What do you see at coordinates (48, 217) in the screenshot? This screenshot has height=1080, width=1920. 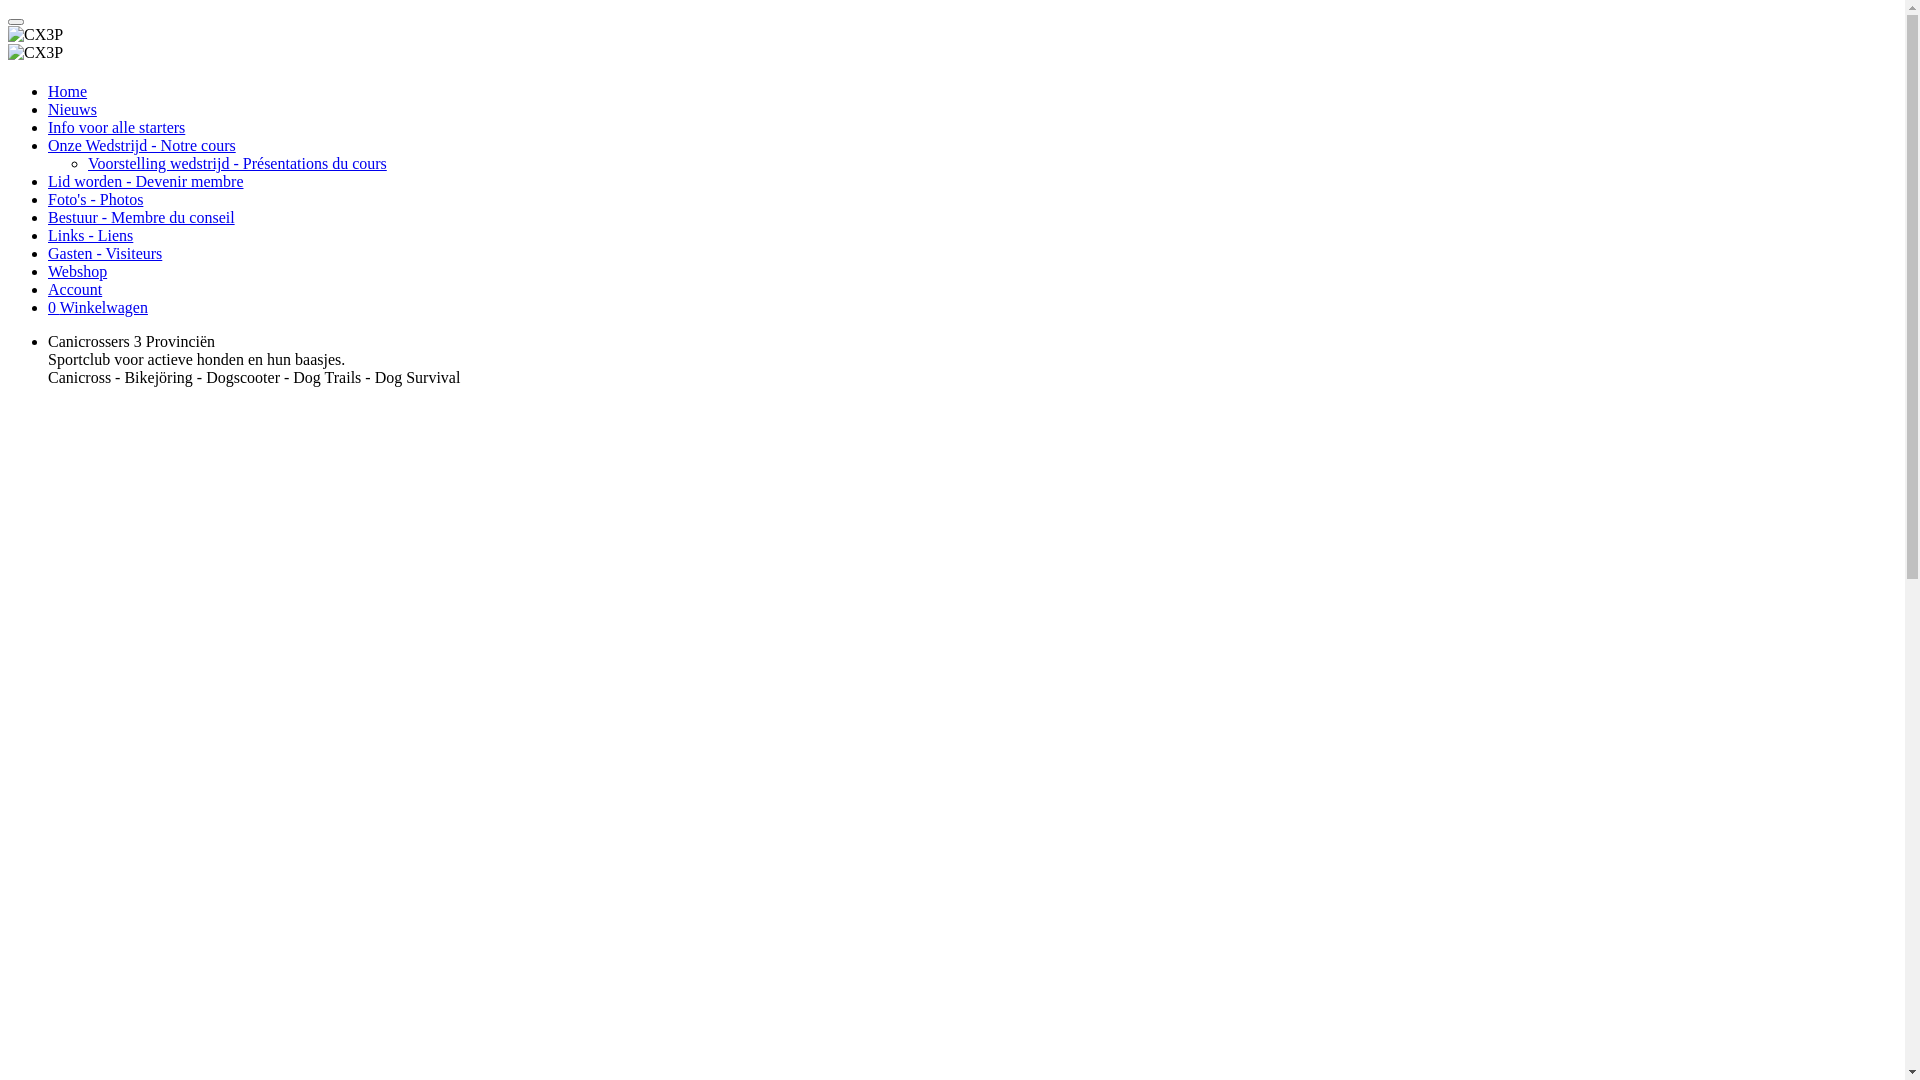 I see `'Bestuur - Membre du conseil'` at bounding box center [48, 217].